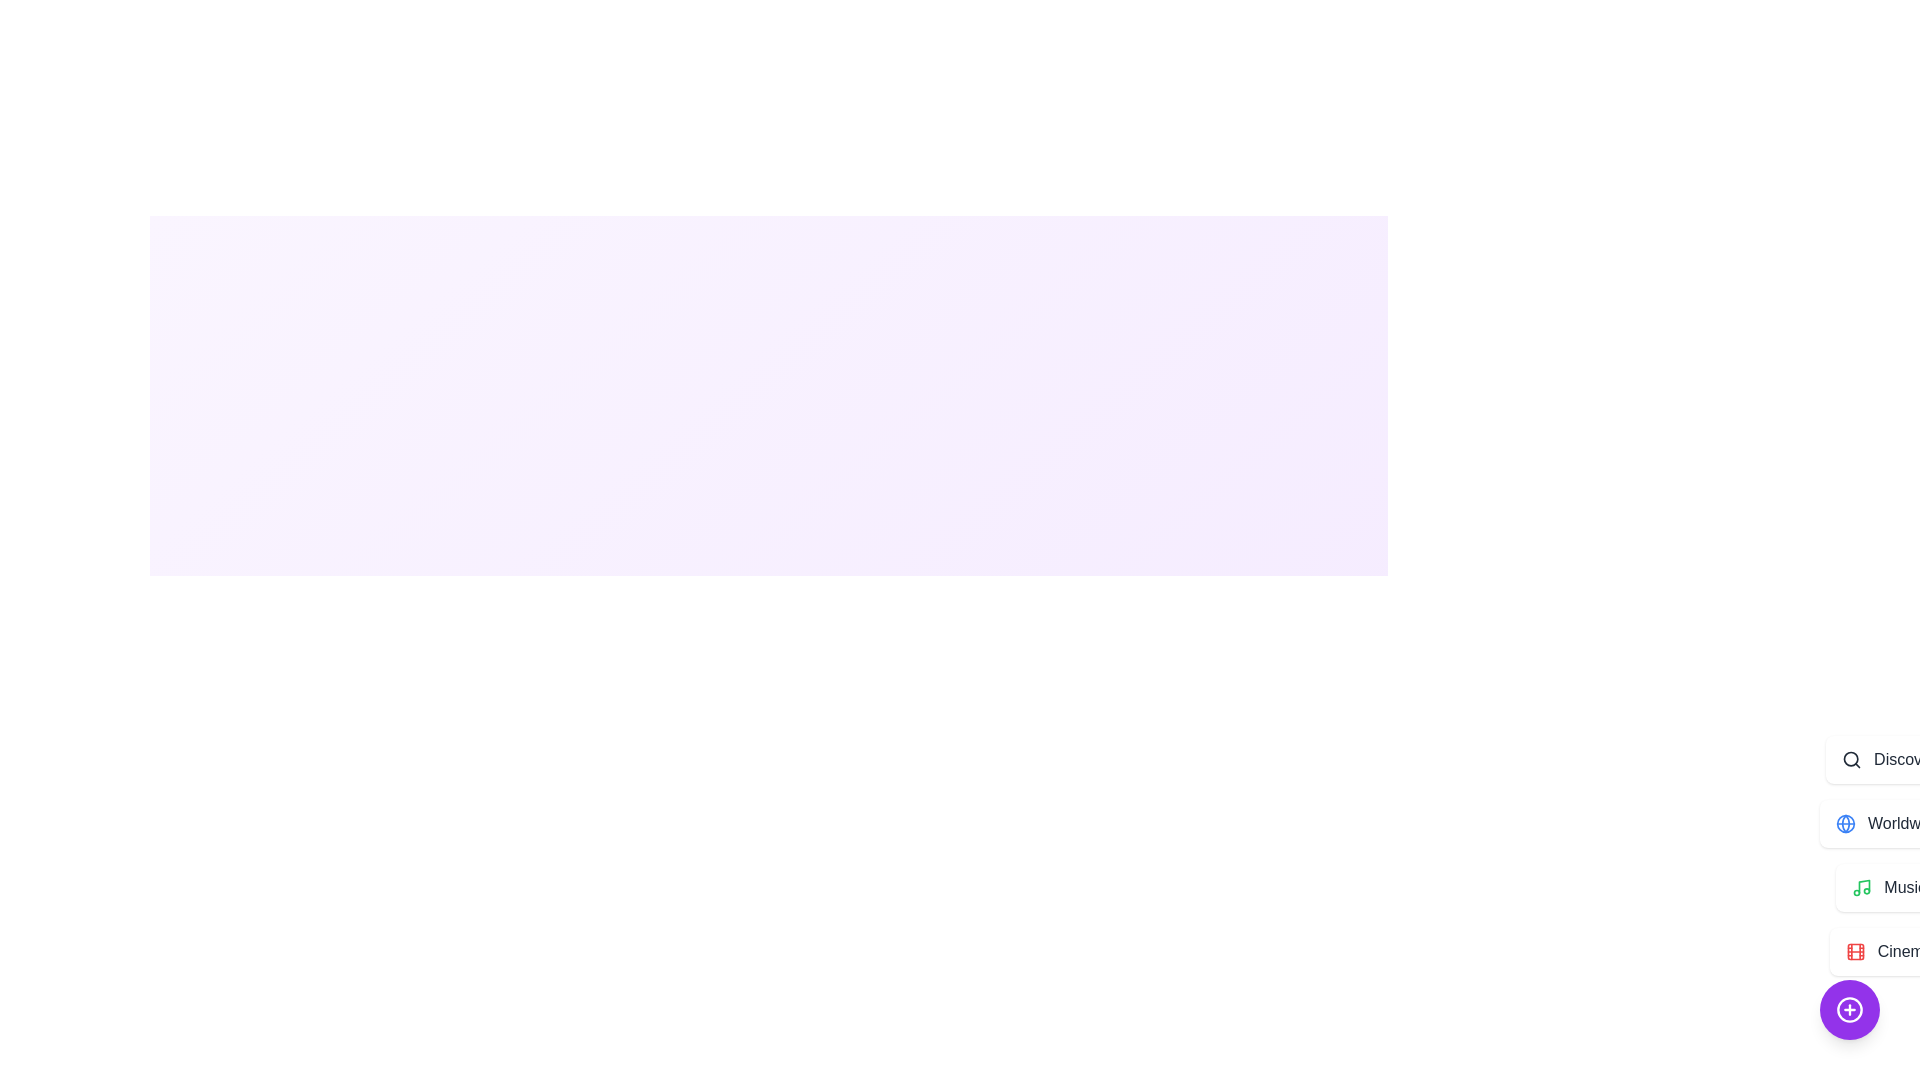  What do you see at coordinates (1888, 759) in the screenshot?
I see `the 'Discover' button in the menu` at bounding box center [1888, 759].